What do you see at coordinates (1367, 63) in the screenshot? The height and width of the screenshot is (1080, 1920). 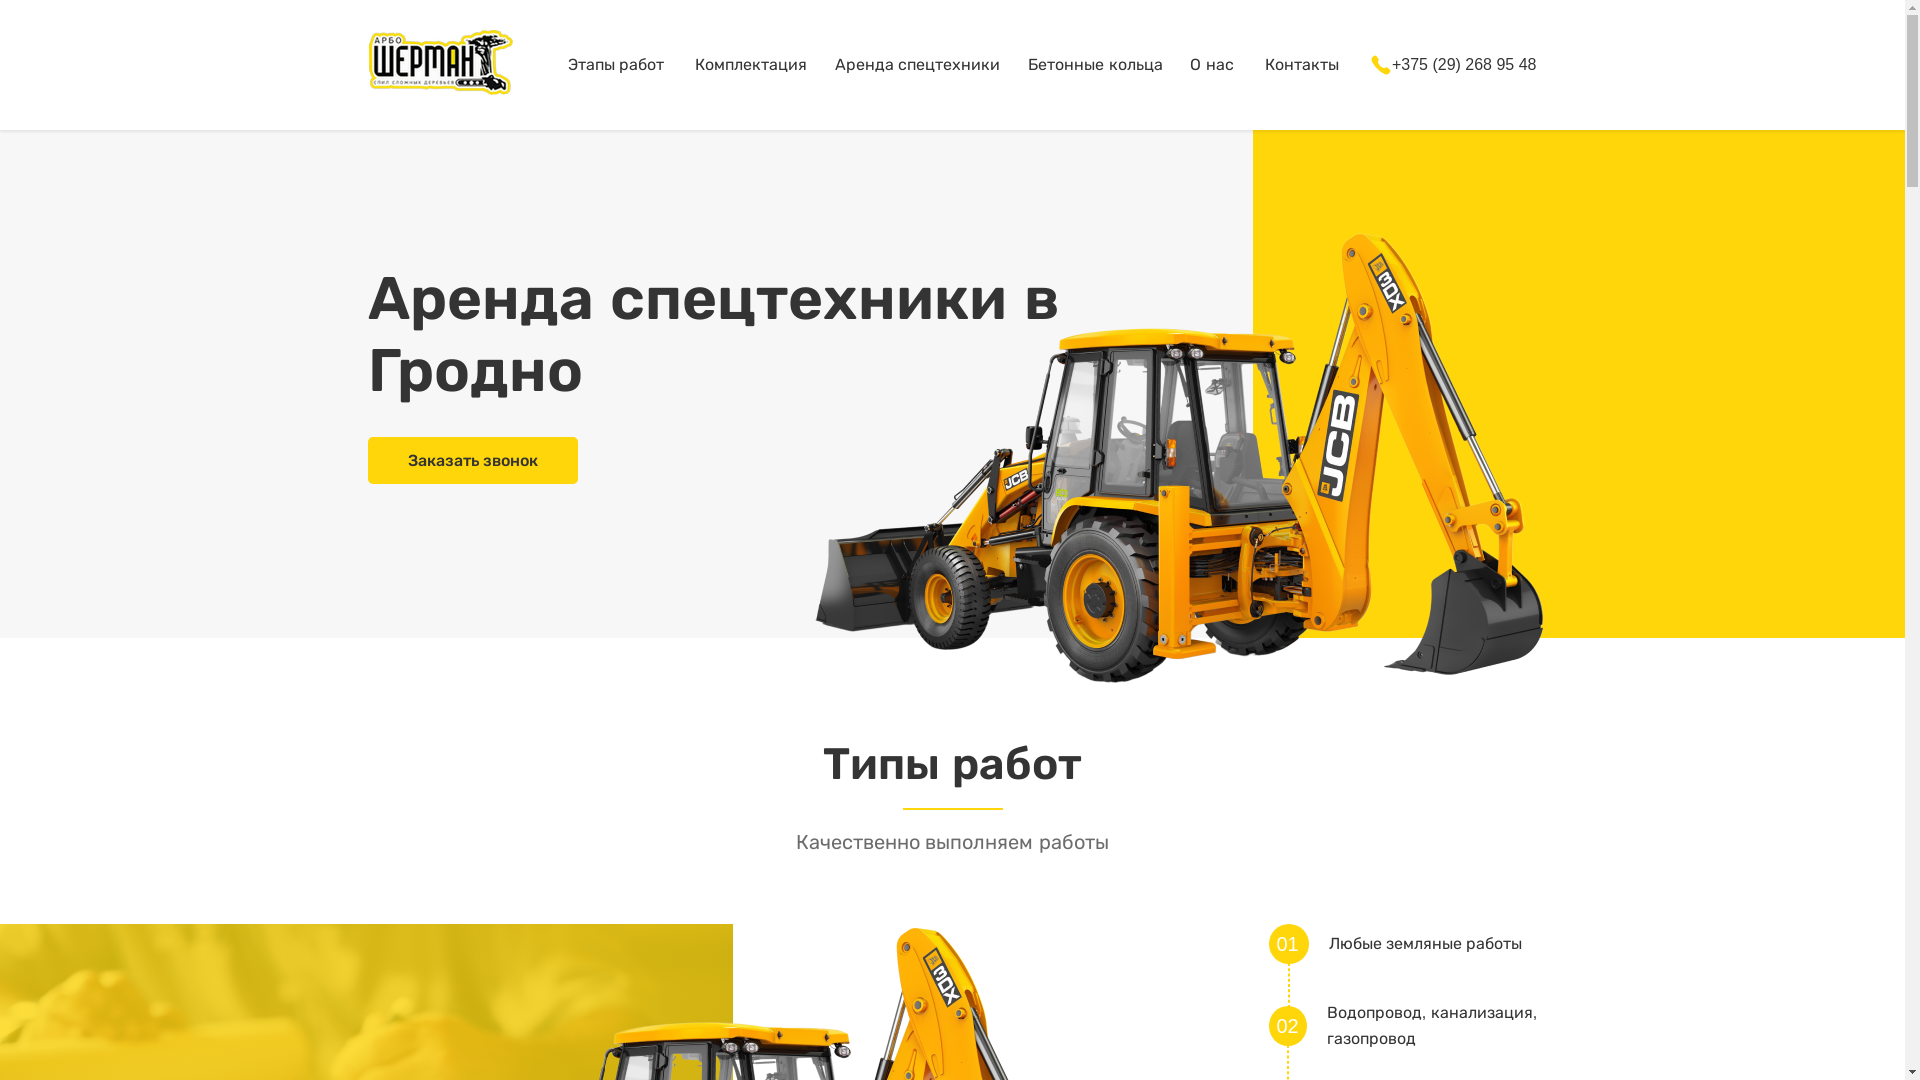 I see `'+375 (29) 268 95 48'` at bounding box center [1367, 63].